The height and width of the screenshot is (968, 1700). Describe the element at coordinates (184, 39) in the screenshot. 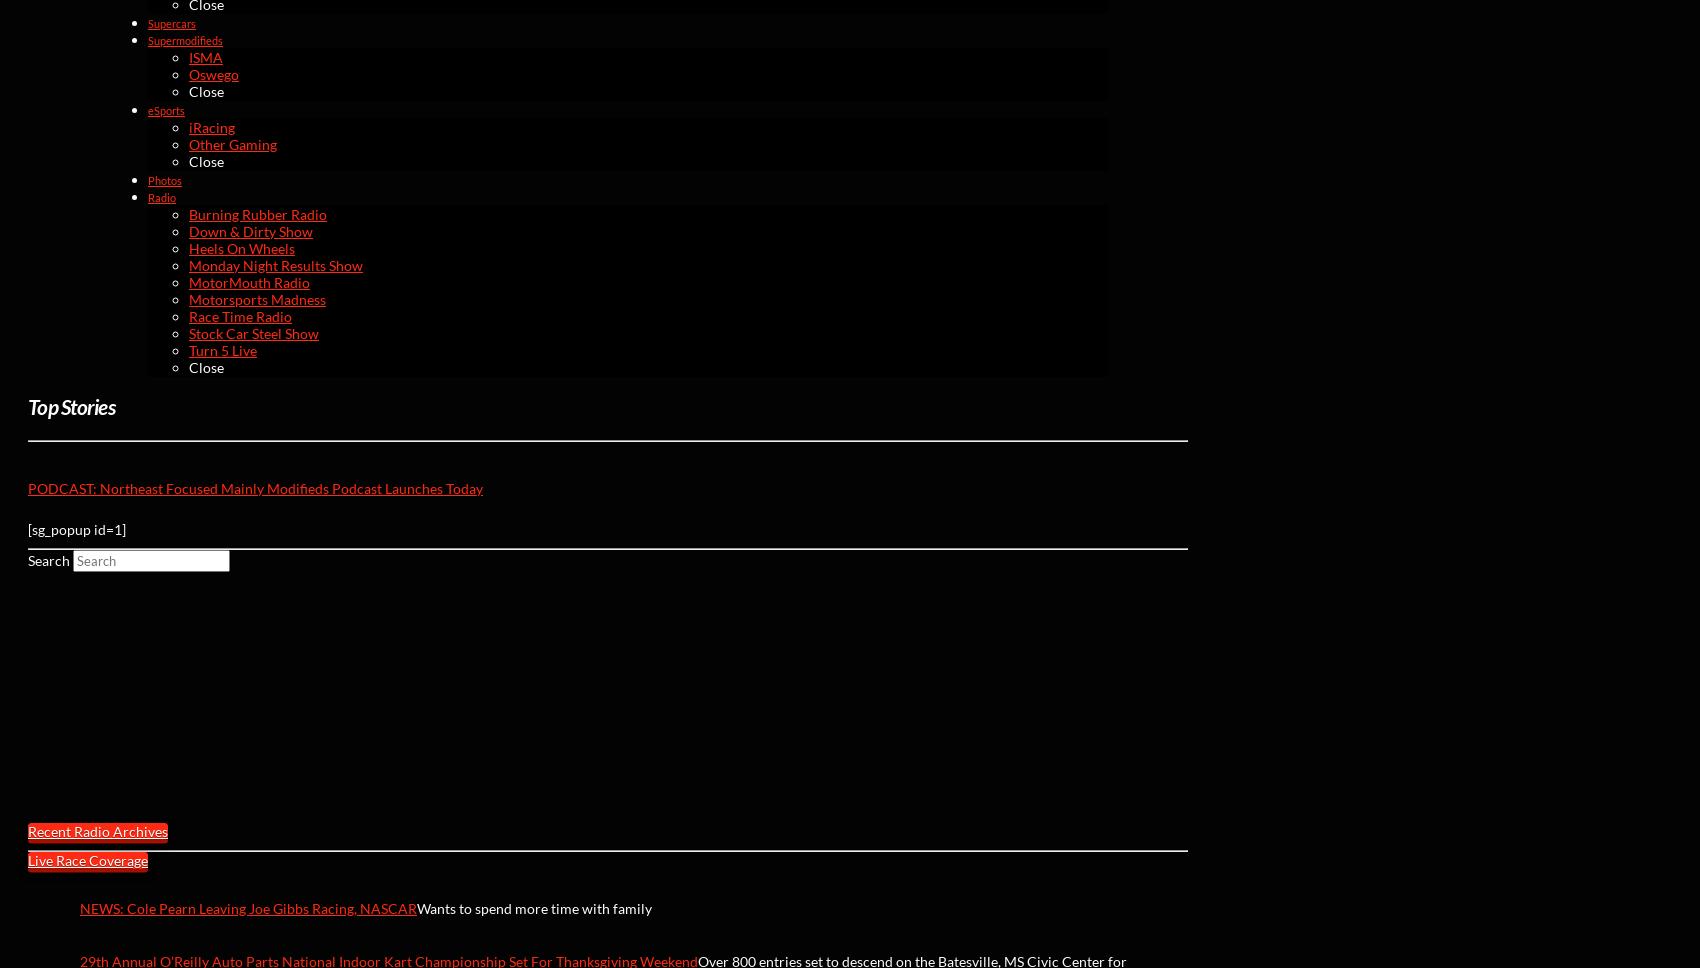

I see `'Supermodifieds'` at that location.